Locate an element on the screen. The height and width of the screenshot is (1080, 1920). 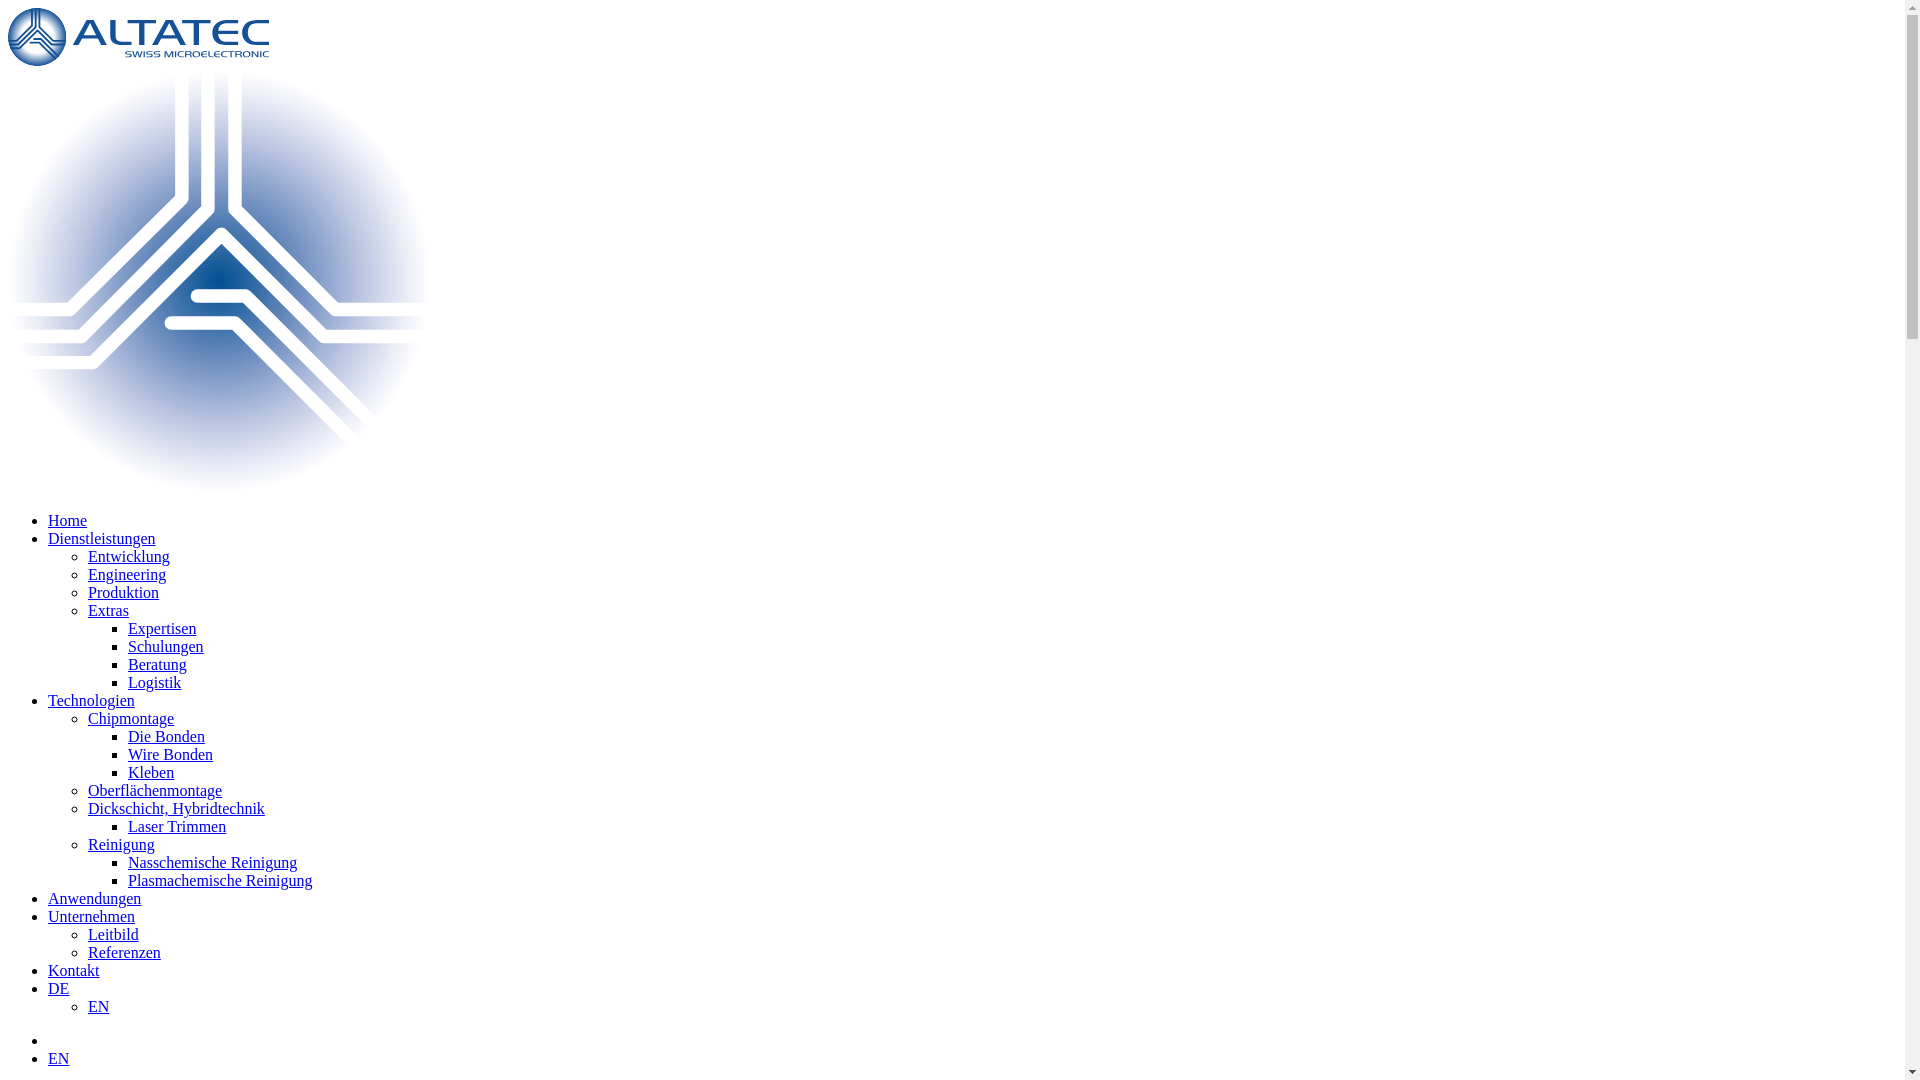
'Schulungen' is located at coordinates (166, 646).